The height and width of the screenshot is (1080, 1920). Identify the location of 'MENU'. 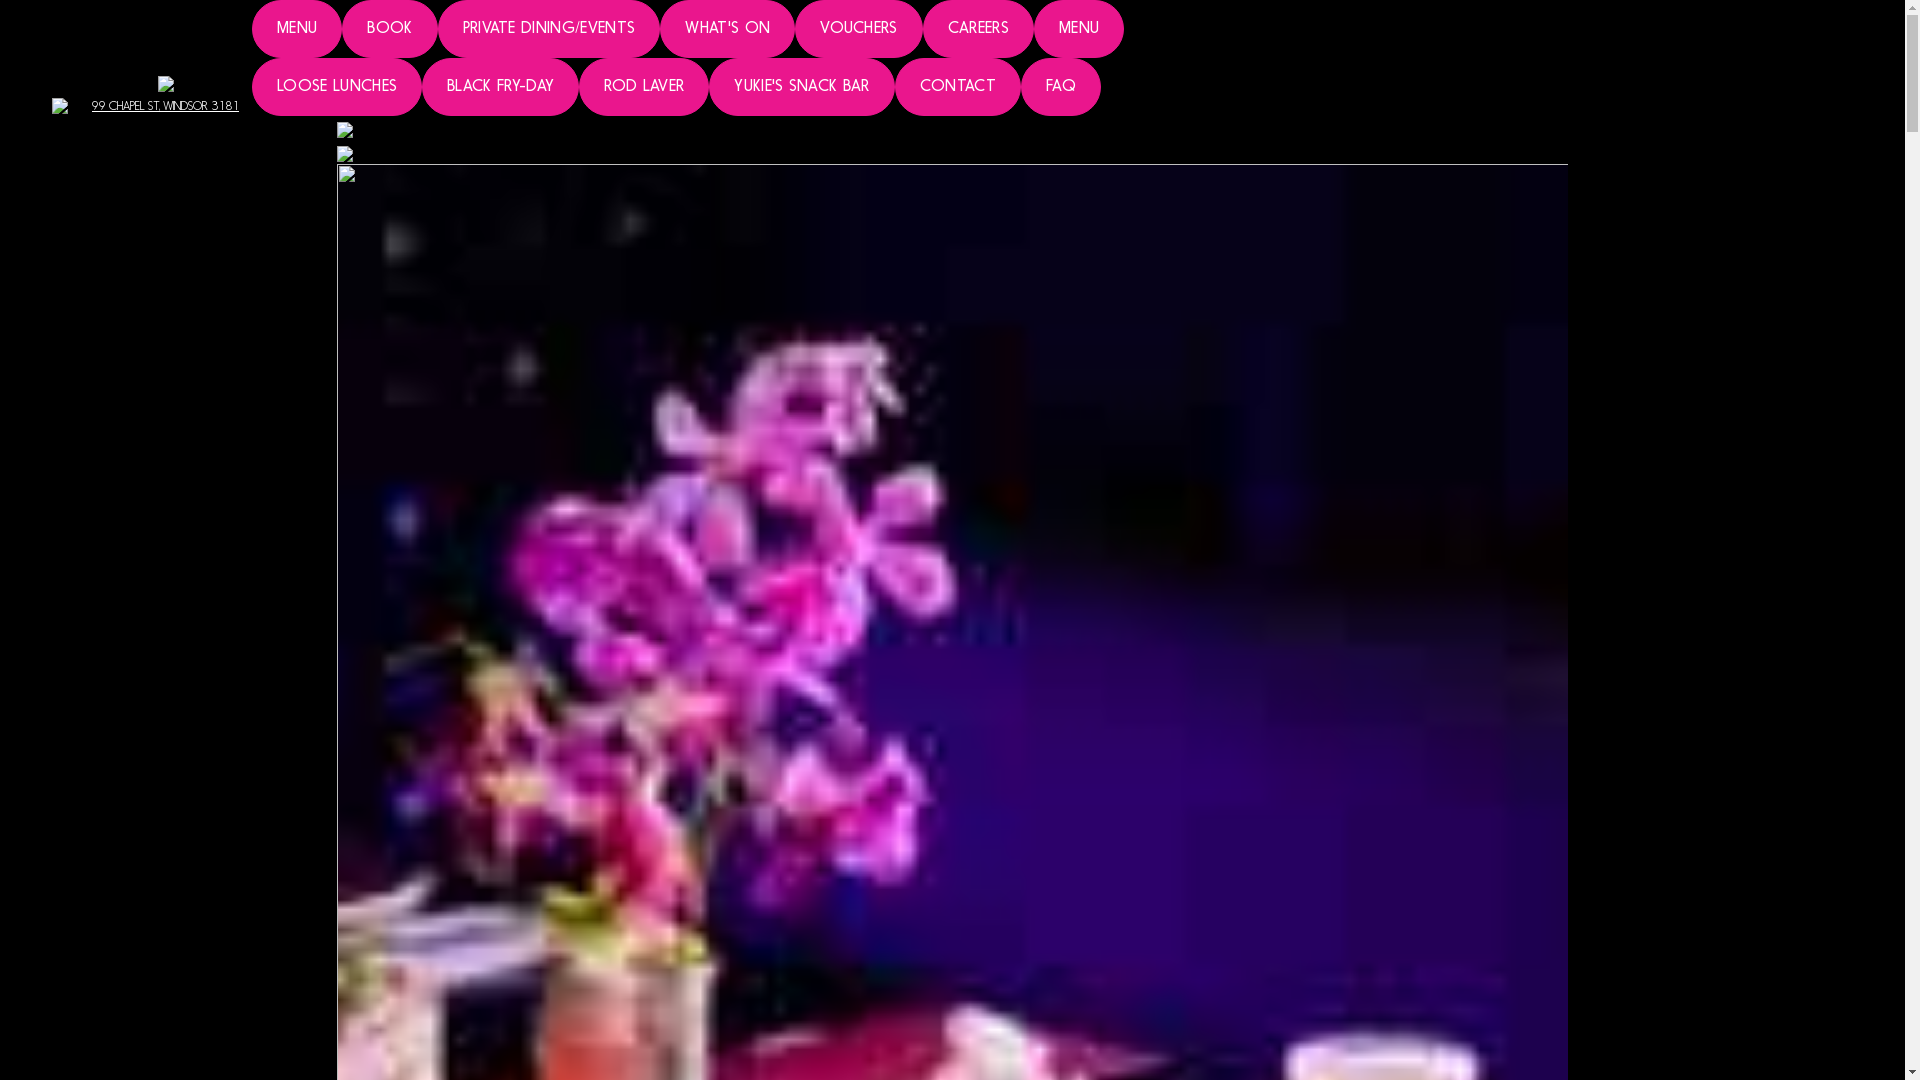
(296, 29).